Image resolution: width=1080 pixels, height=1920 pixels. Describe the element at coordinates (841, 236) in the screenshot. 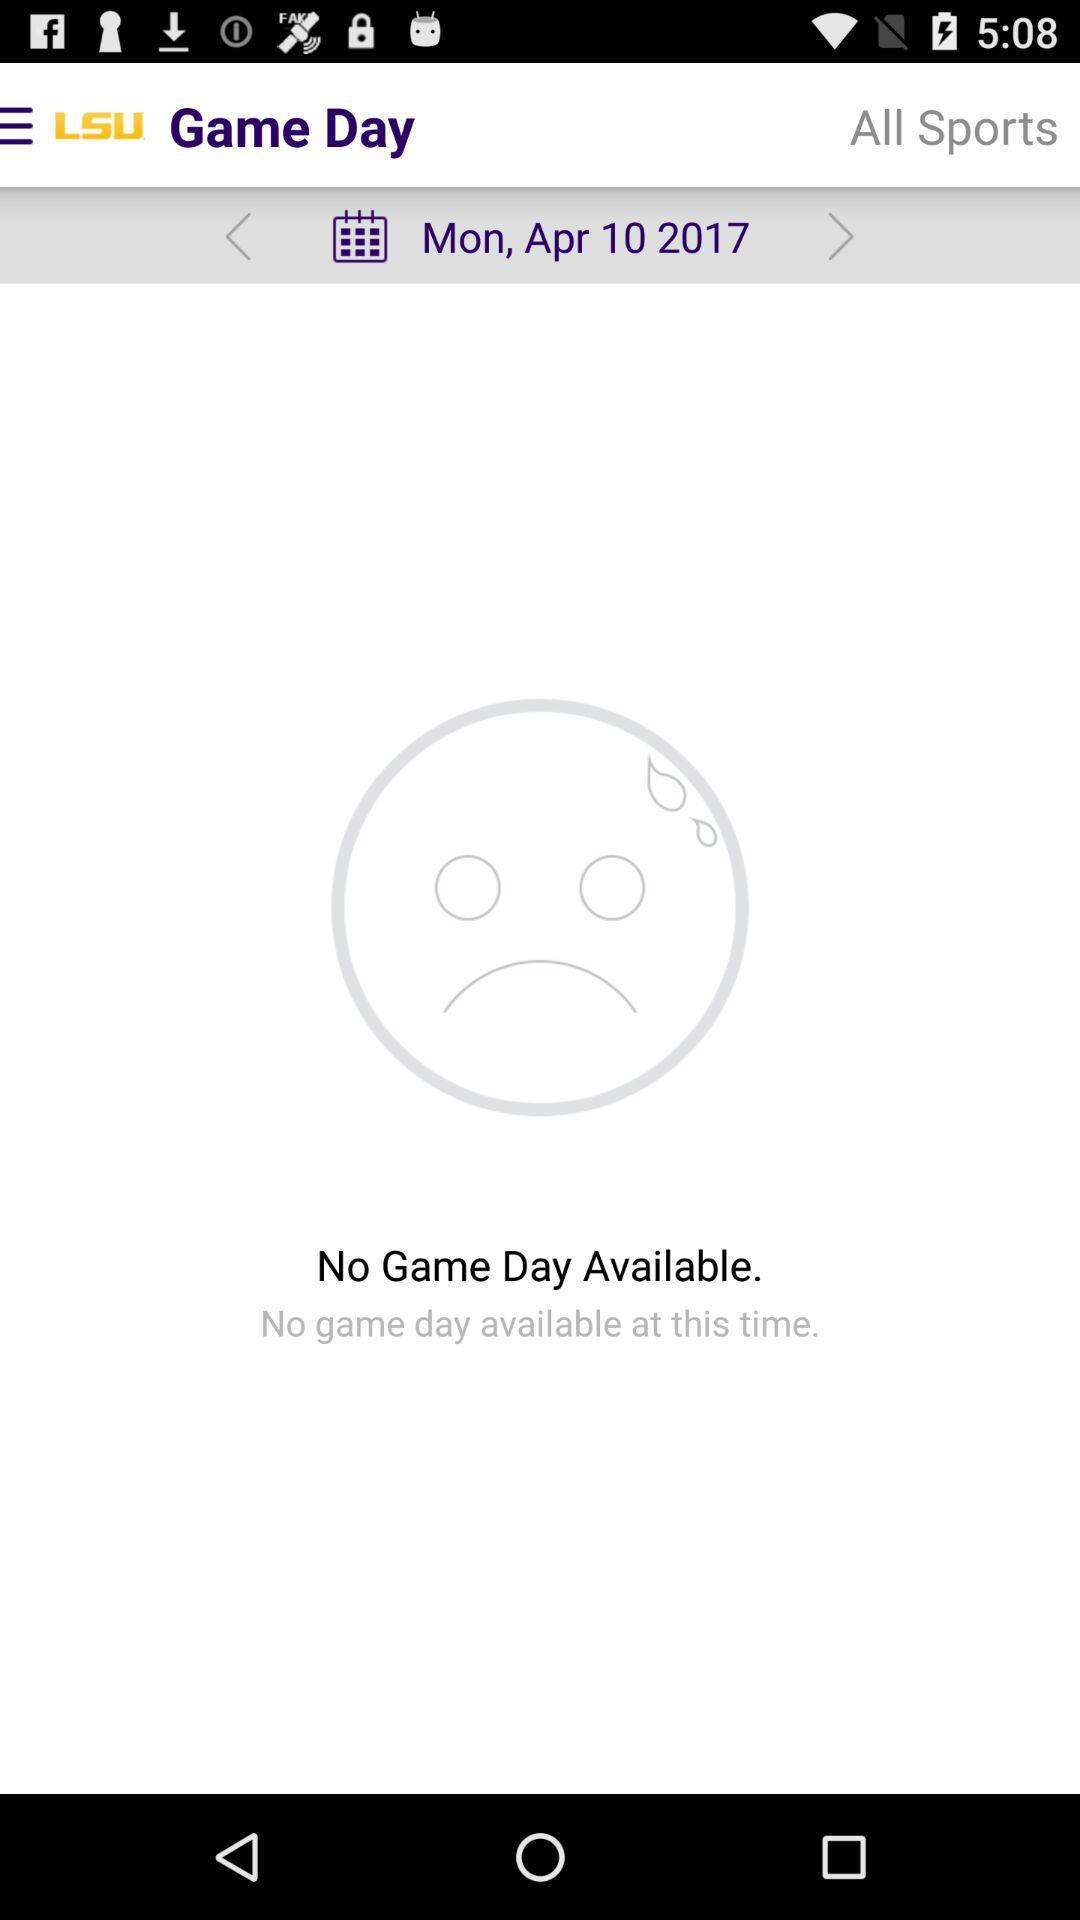

I see `next menu` at that location.